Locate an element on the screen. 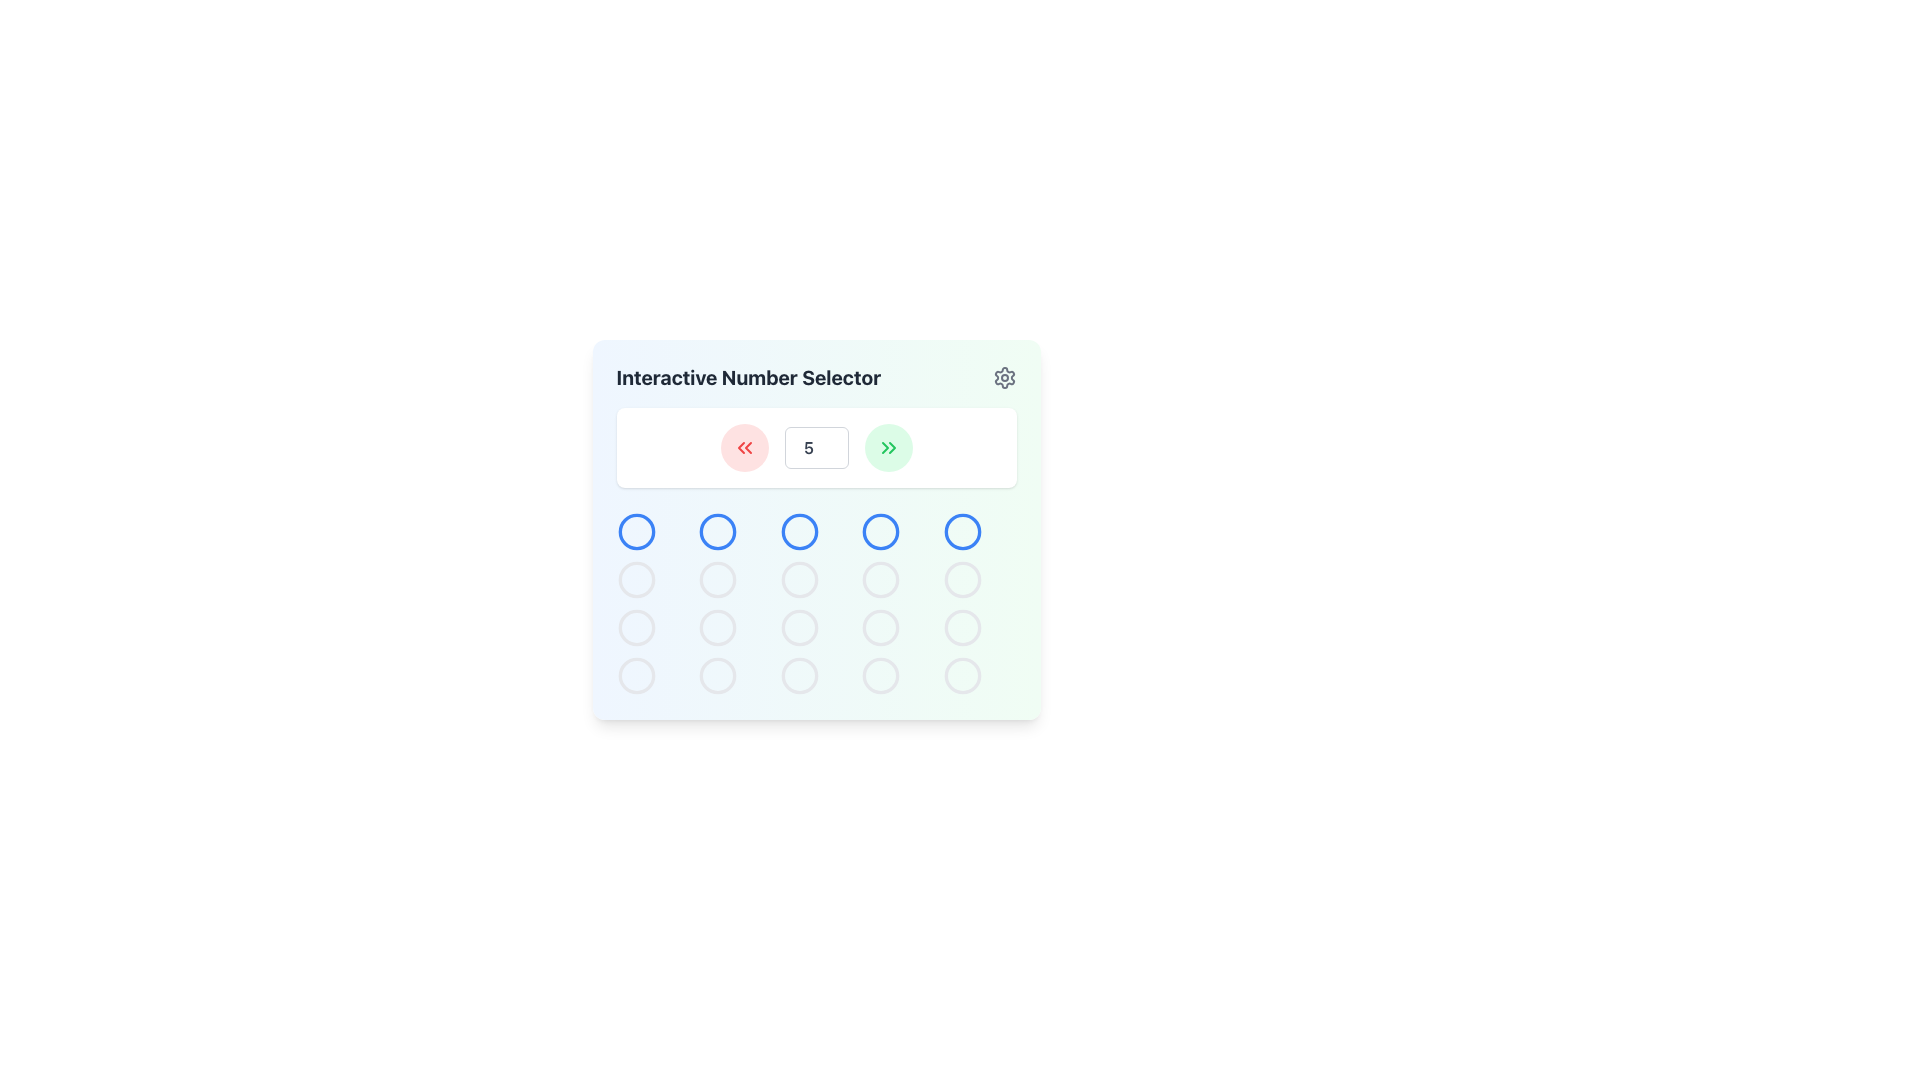  the Circle element located in the second row, third column of the 4x4 grid in the 'Interactive Number Selector' section is located at coordinates (798, 579).